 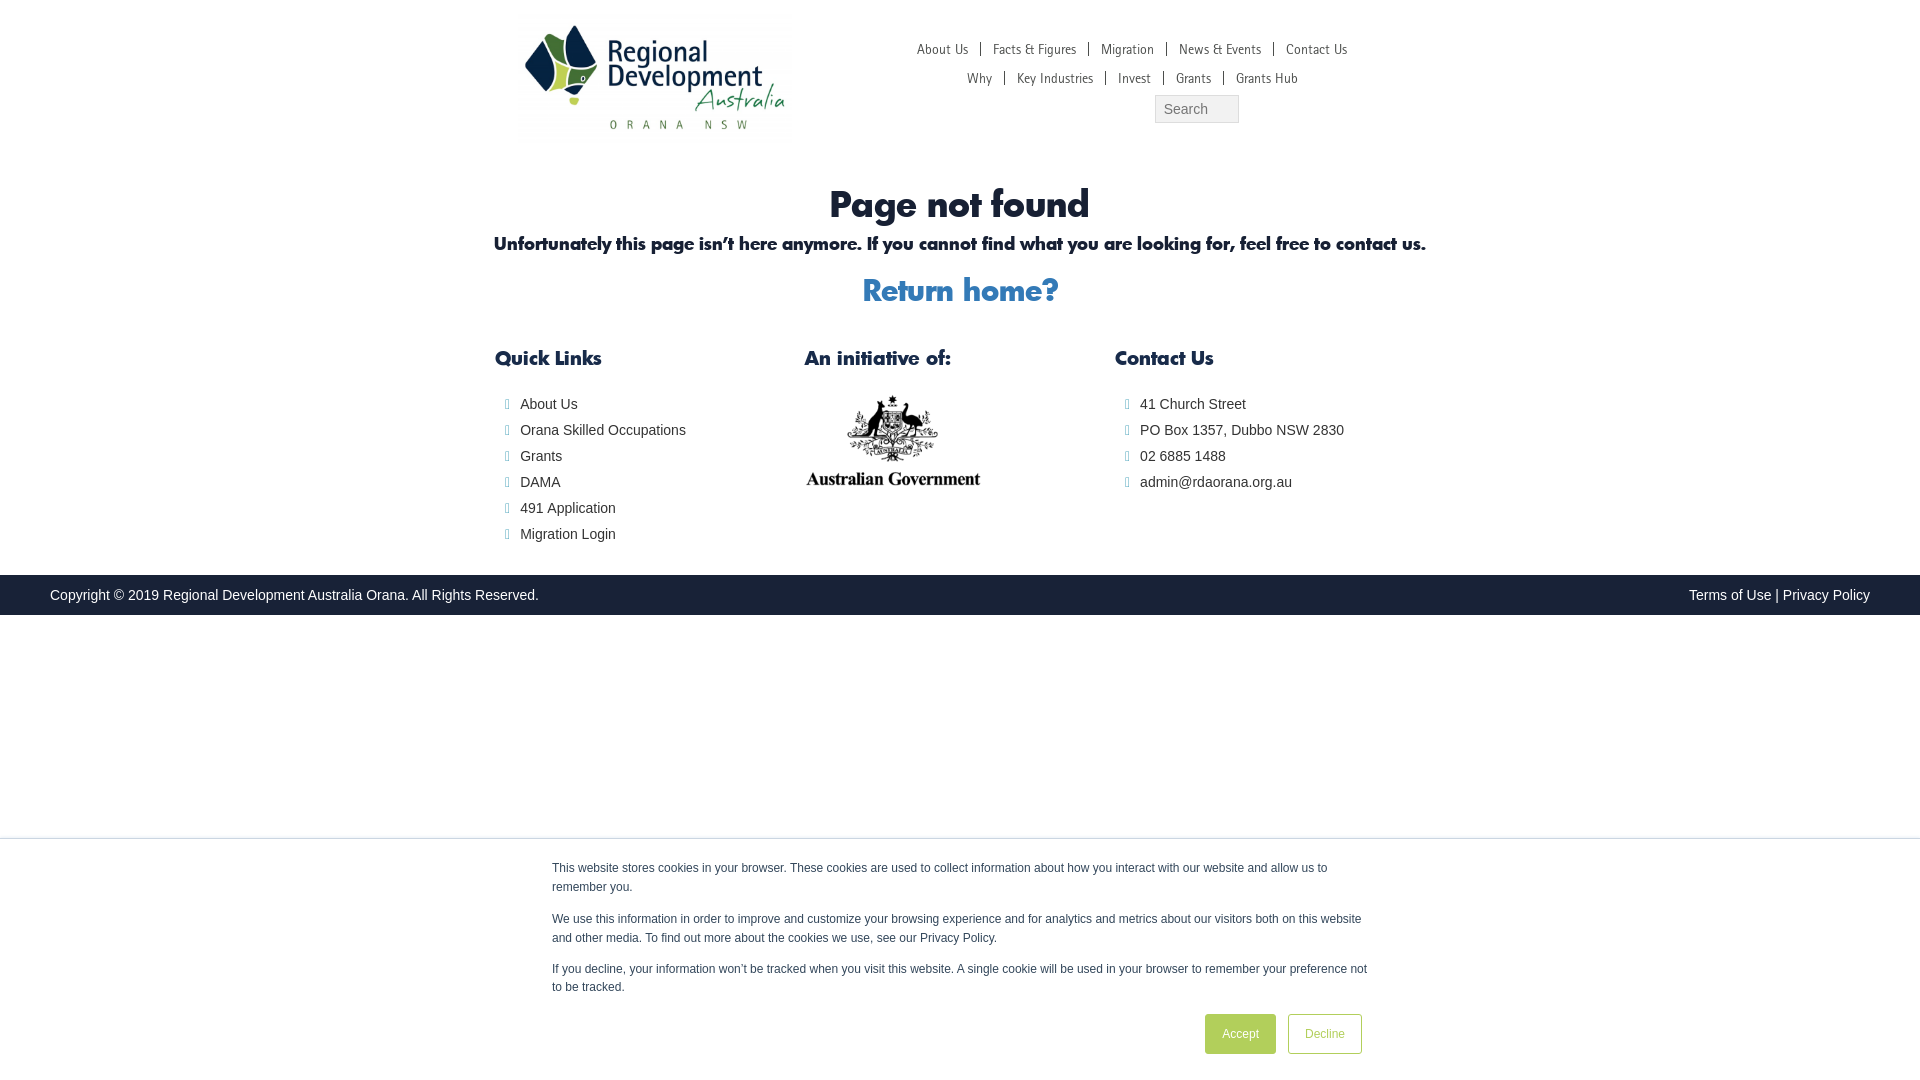 What do you see at coordinates (1266, 76) in the screenshot?
I see `'Grants Hub'` at bounding box center [1266, 76].